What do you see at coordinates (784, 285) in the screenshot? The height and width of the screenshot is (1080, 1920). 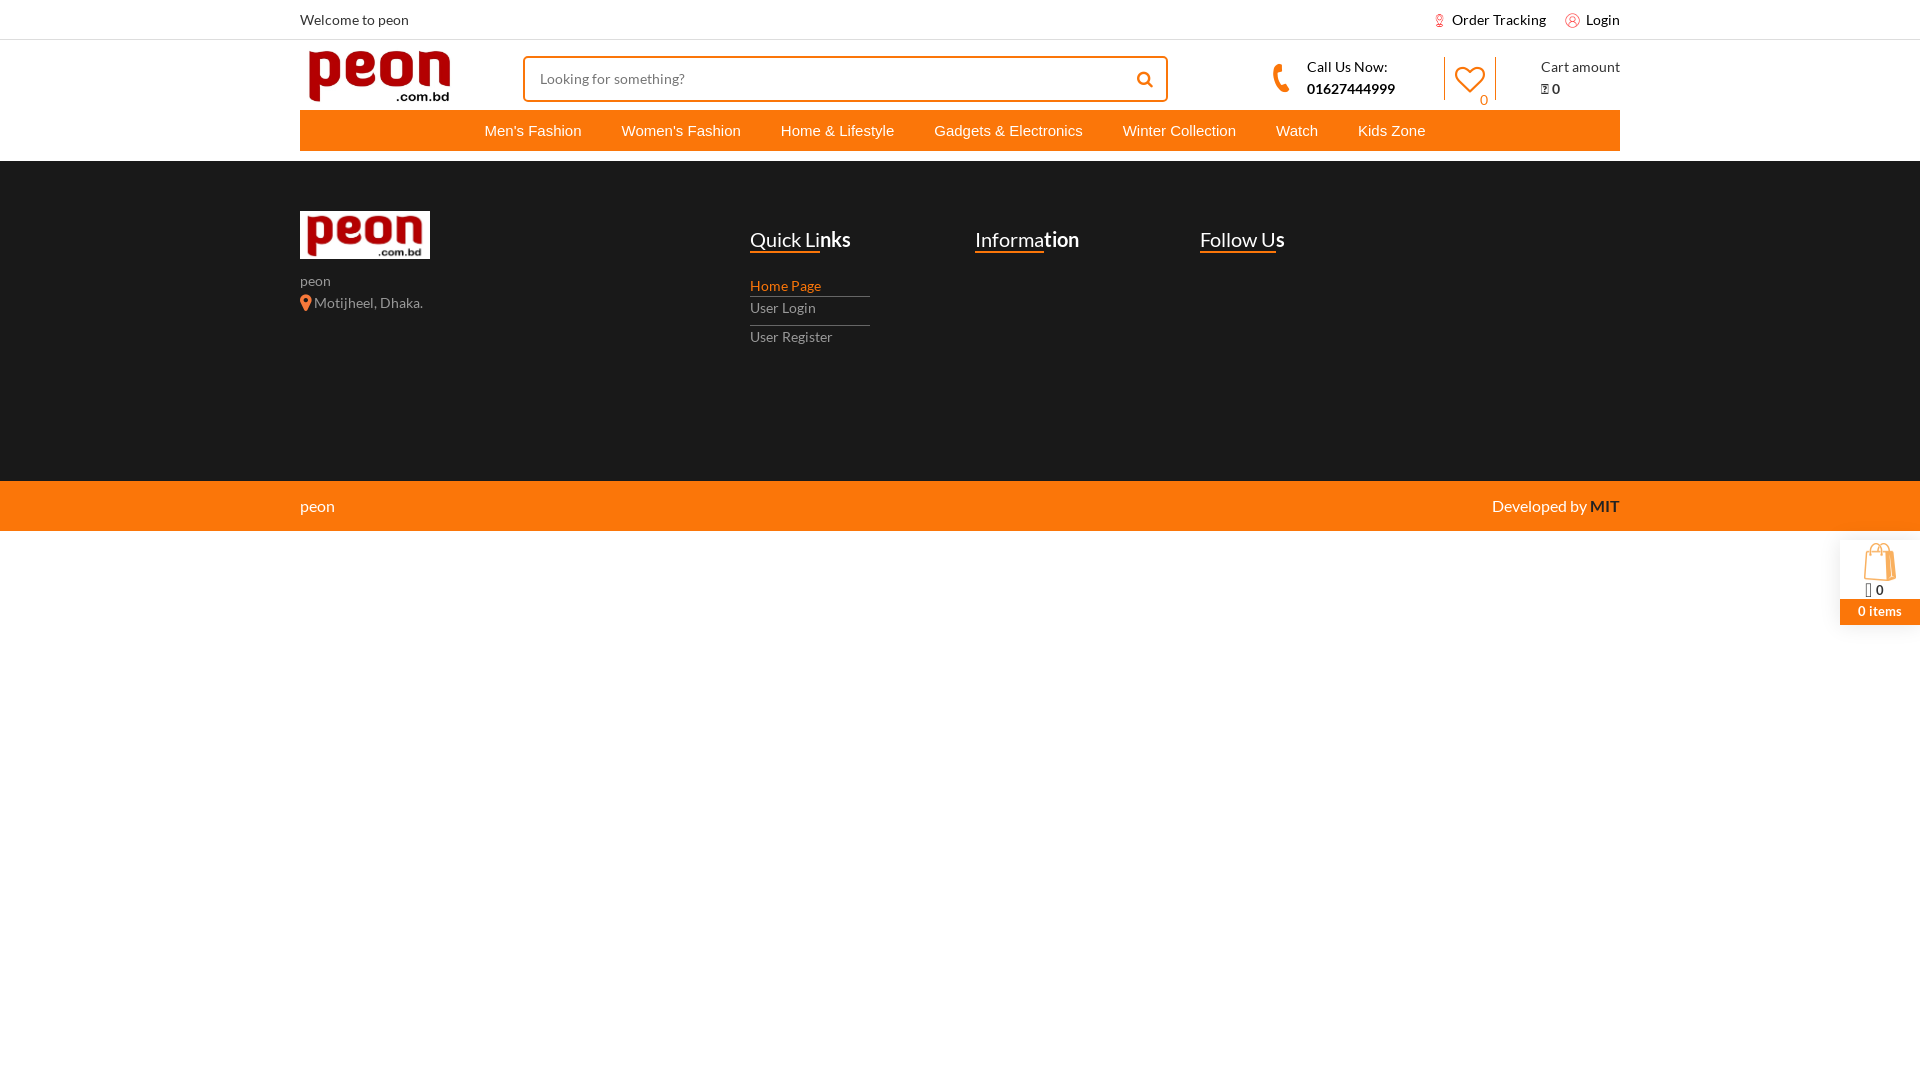 I see `'Home Page'` at bounding box center [784, 285].